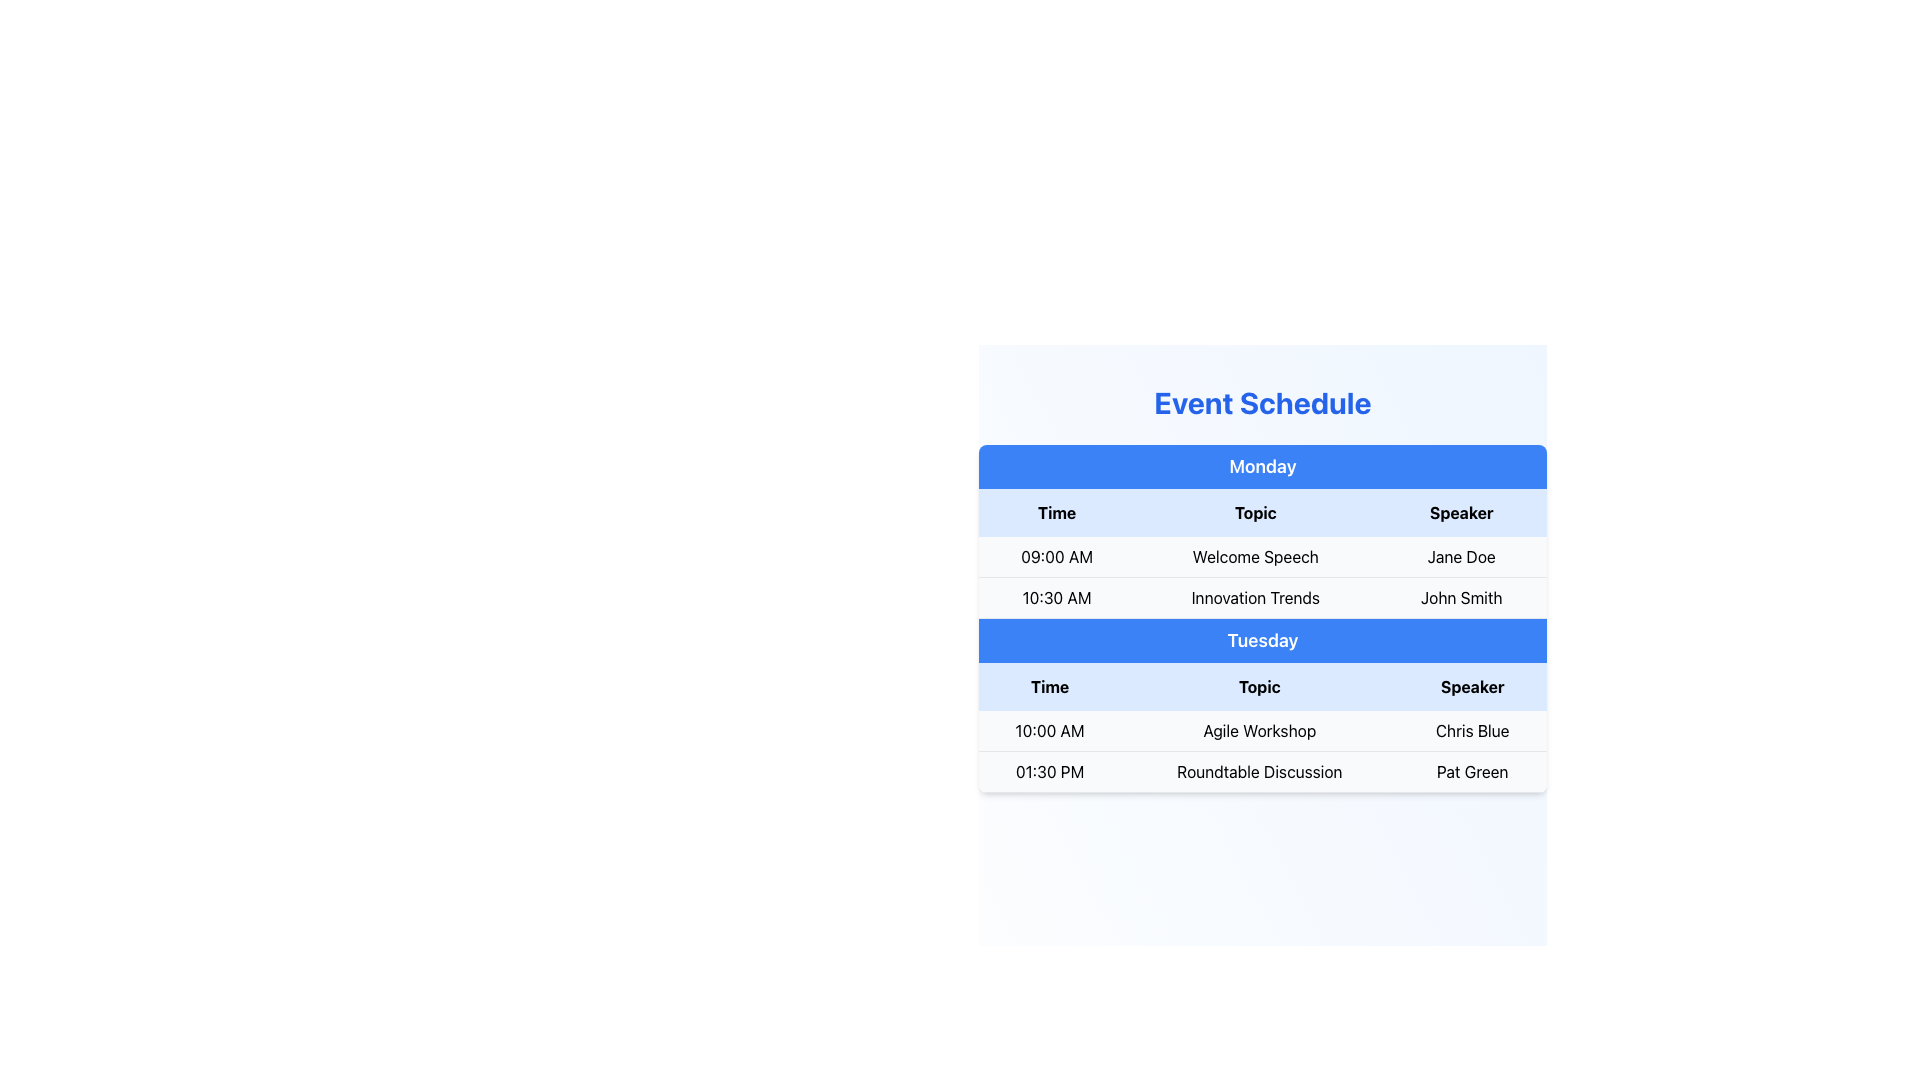 This screenshot has height=1080, width=1920. Describe the element at coordinates (1254, 596) in the screenshot. I see `the static text label indicating a specific topic in the event schedule, which is centrally aligned in the 'Topic' column of the Monday schedule row` at that location.